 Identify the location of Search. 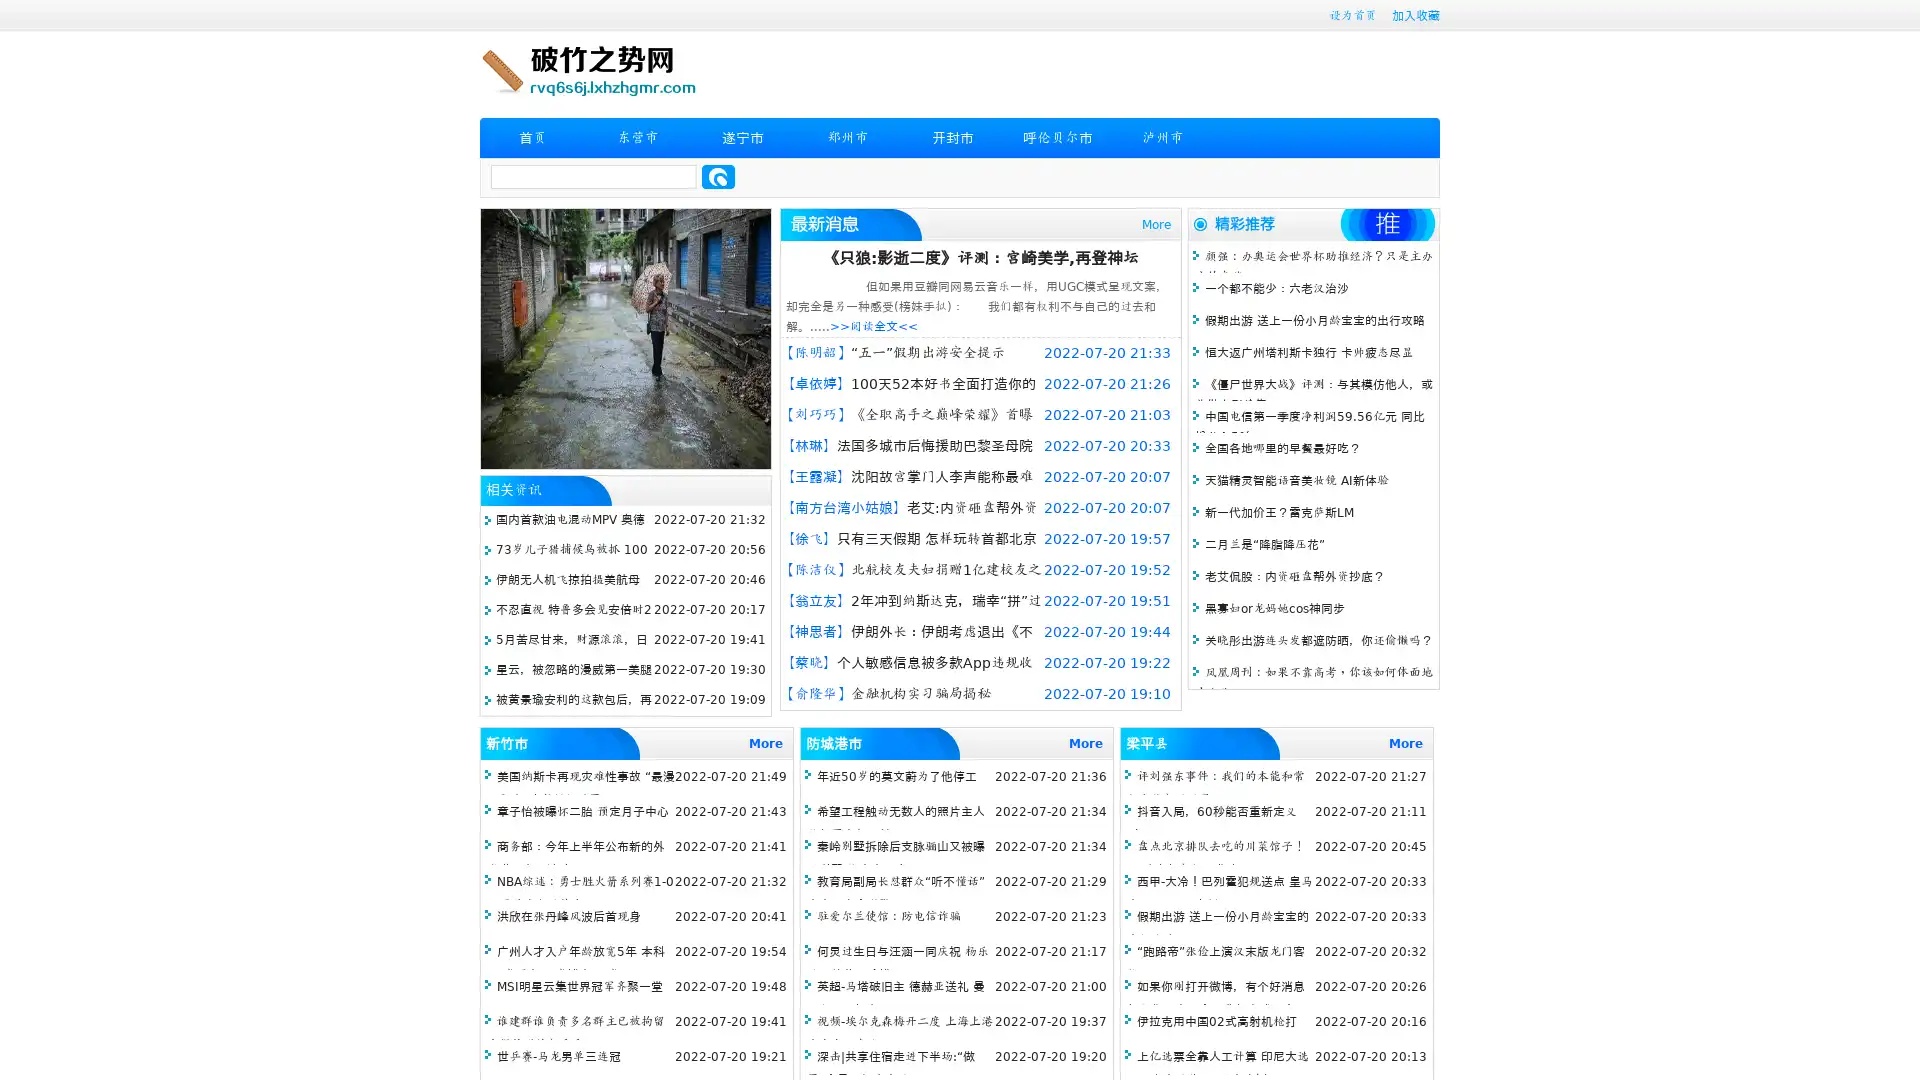
(718, 176).